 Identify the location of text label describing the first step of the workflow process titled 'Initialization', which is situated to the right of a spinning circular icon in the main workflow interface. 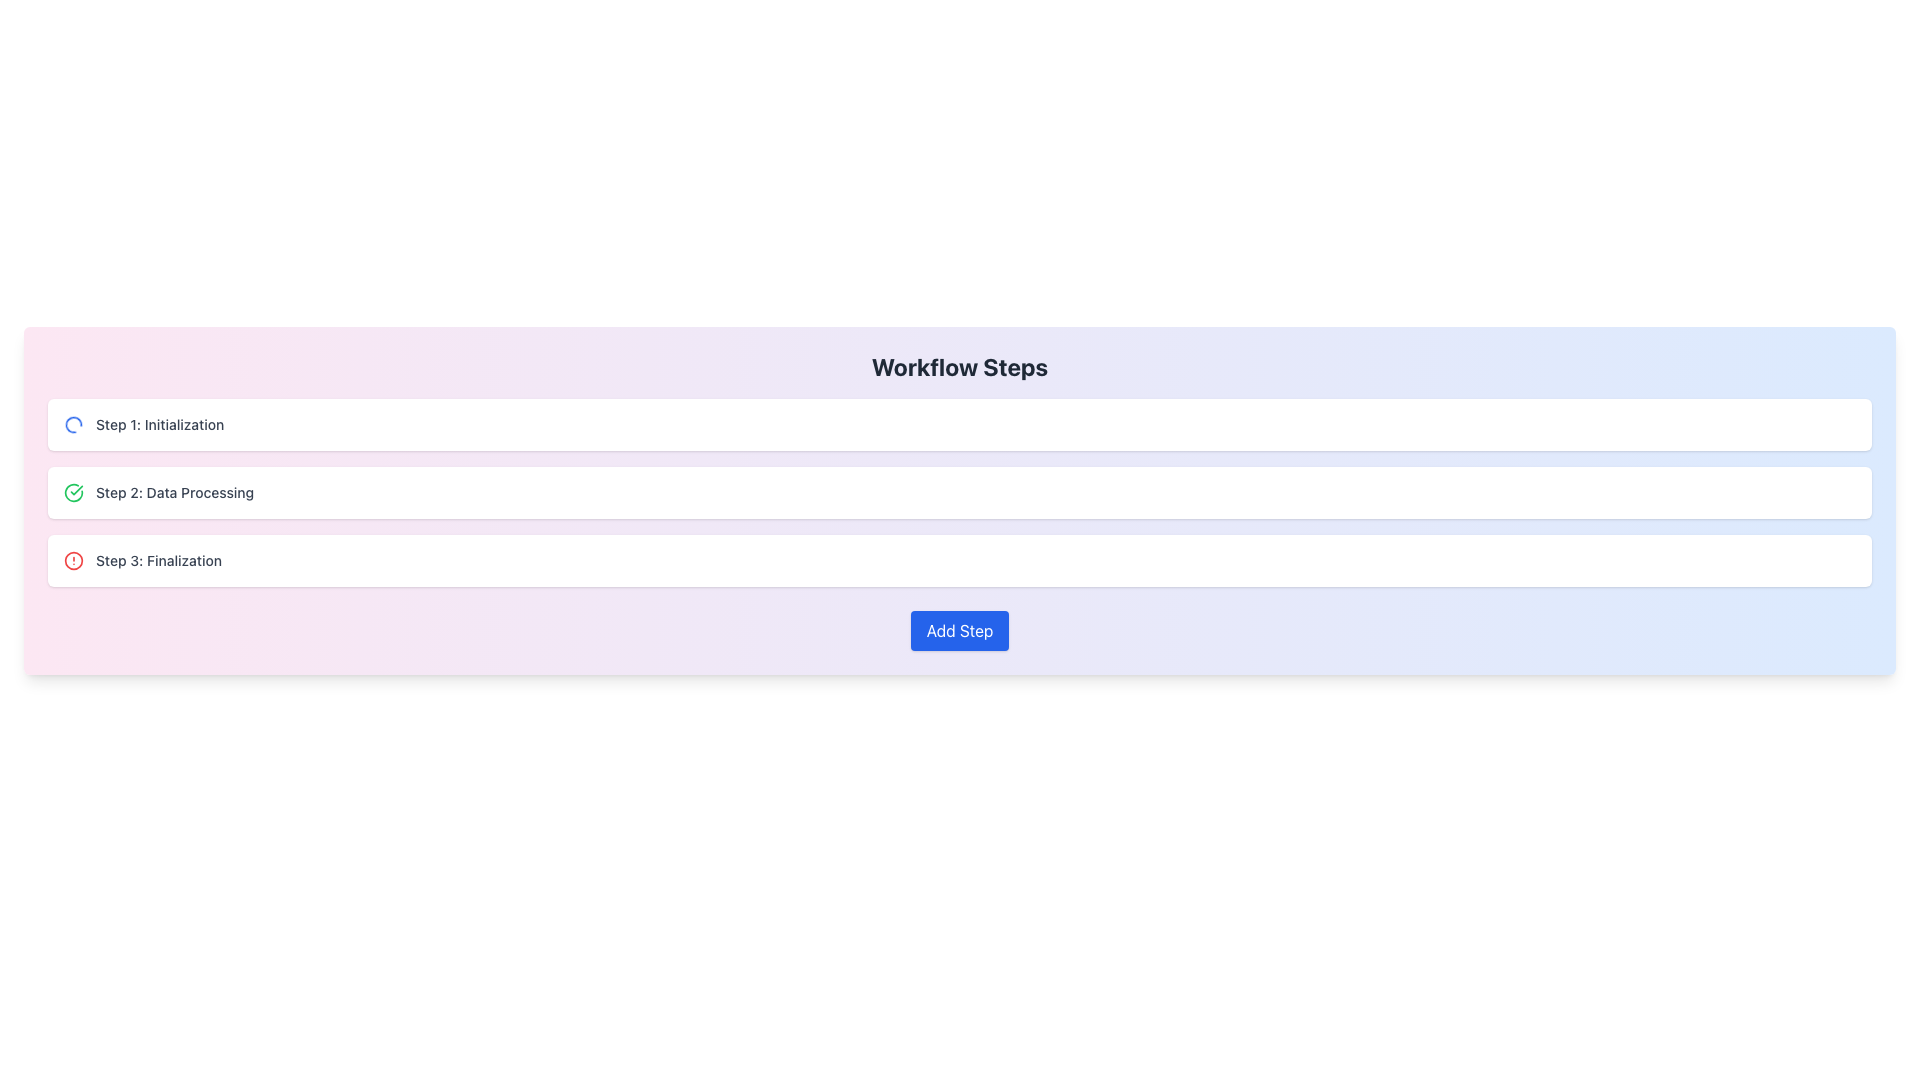
(160, 423).